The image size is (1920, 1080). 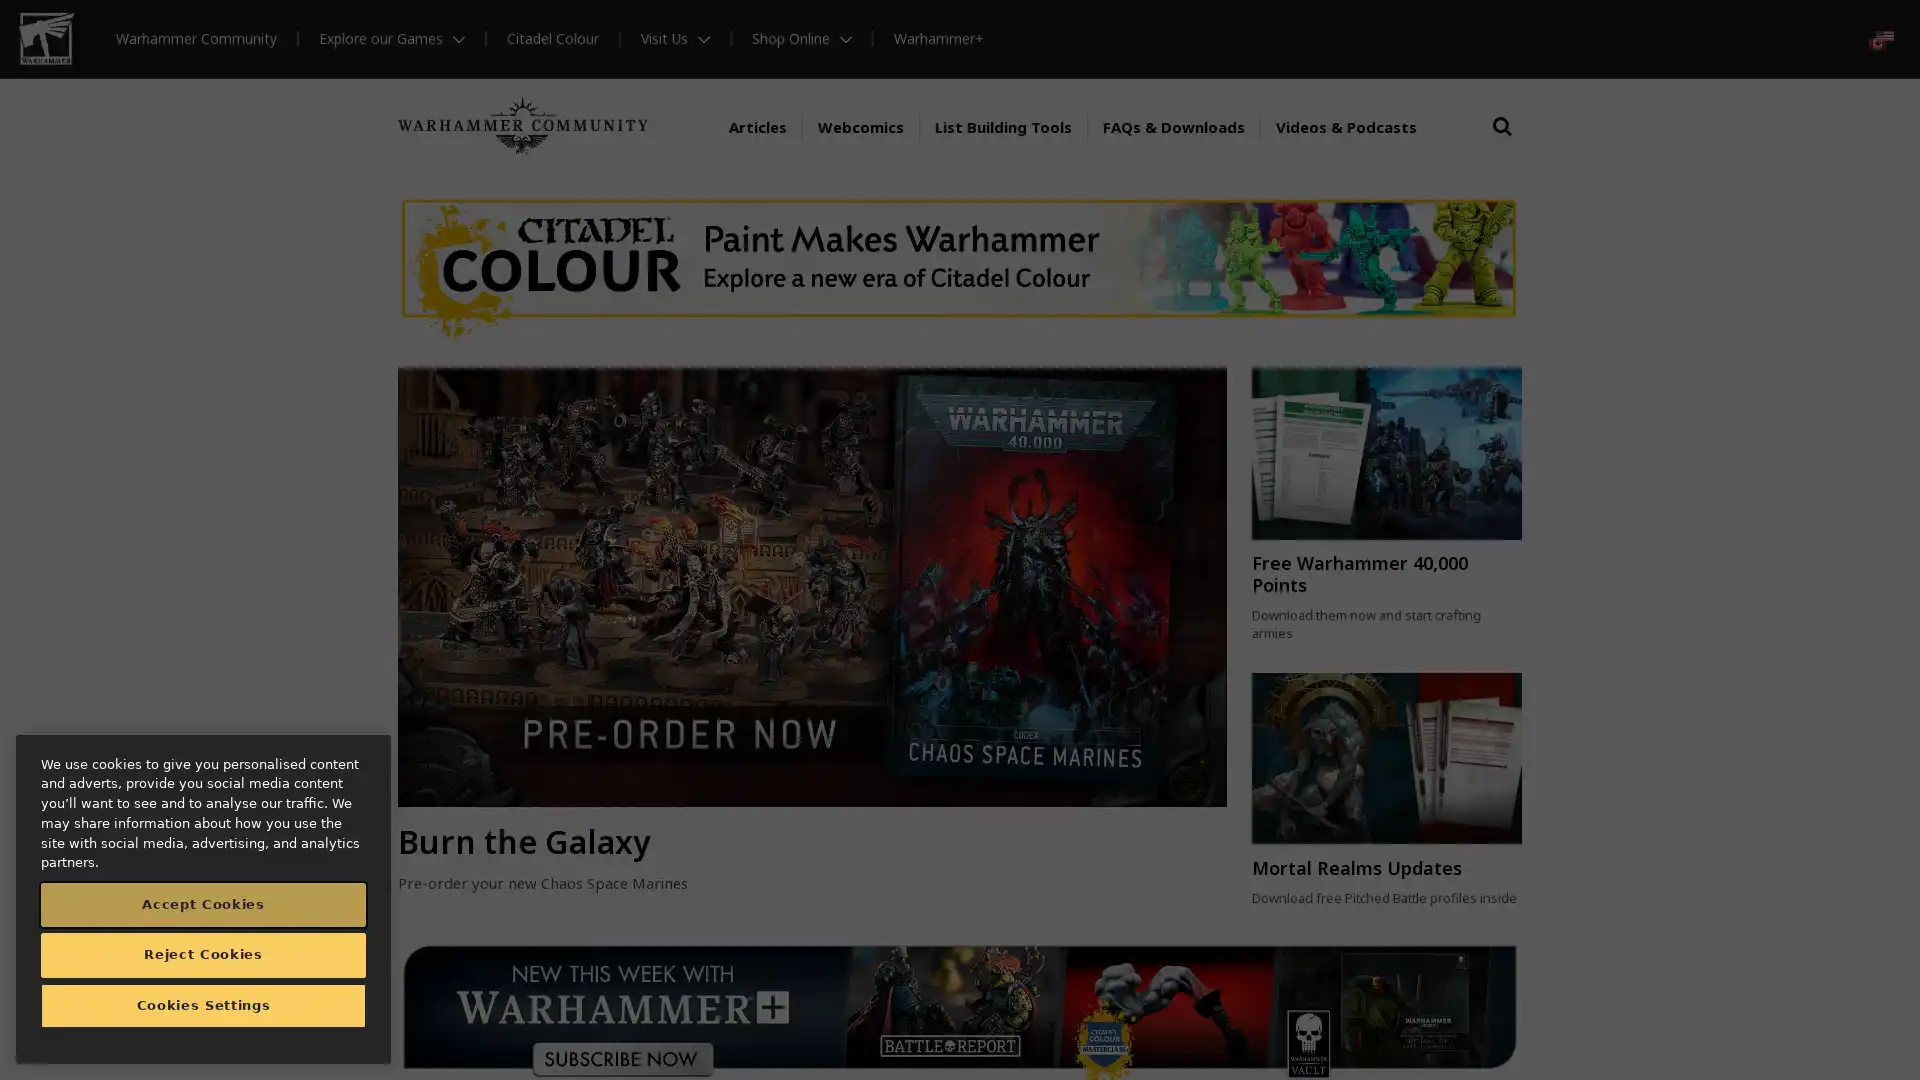 What do you see at coordinates (203, 1011) in the screenshot?
I see `Cookies Settings` at bounding box center [203, 1011].